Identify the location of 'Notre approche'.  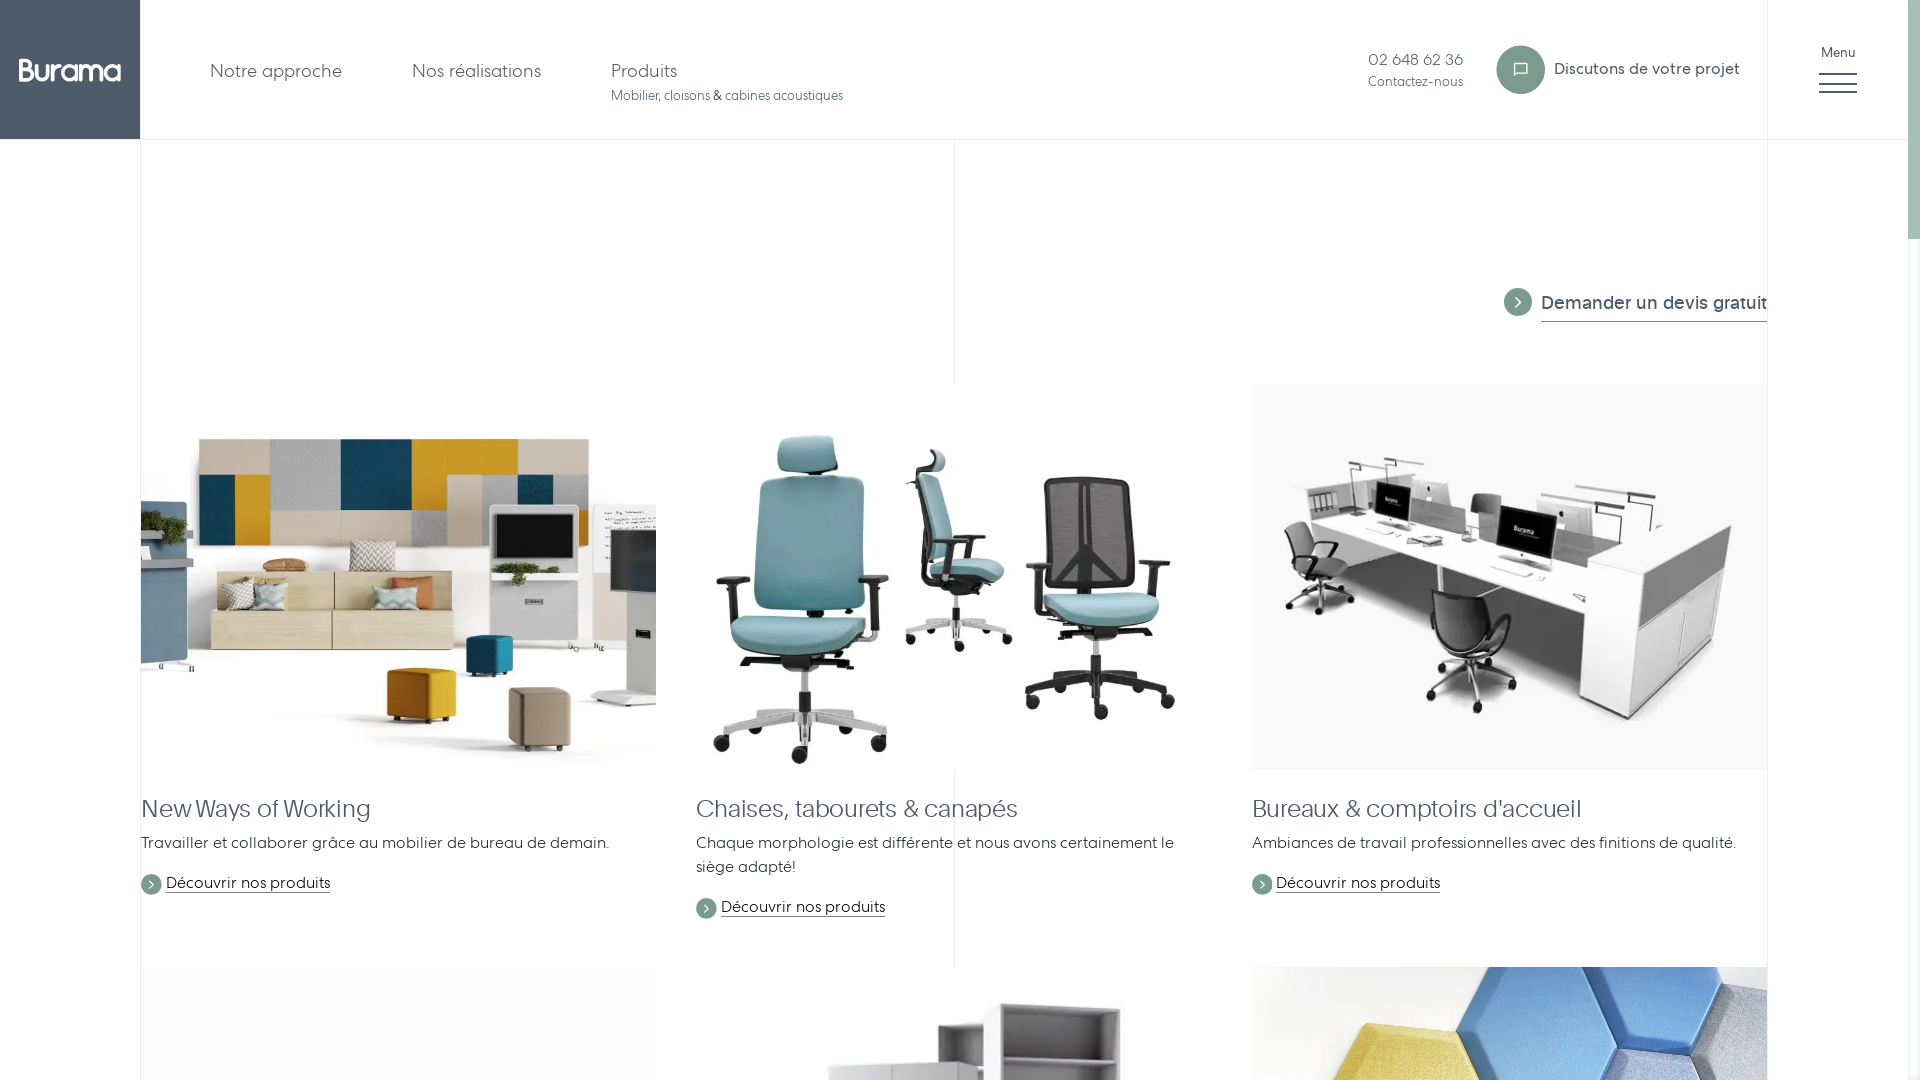
(274, 68).